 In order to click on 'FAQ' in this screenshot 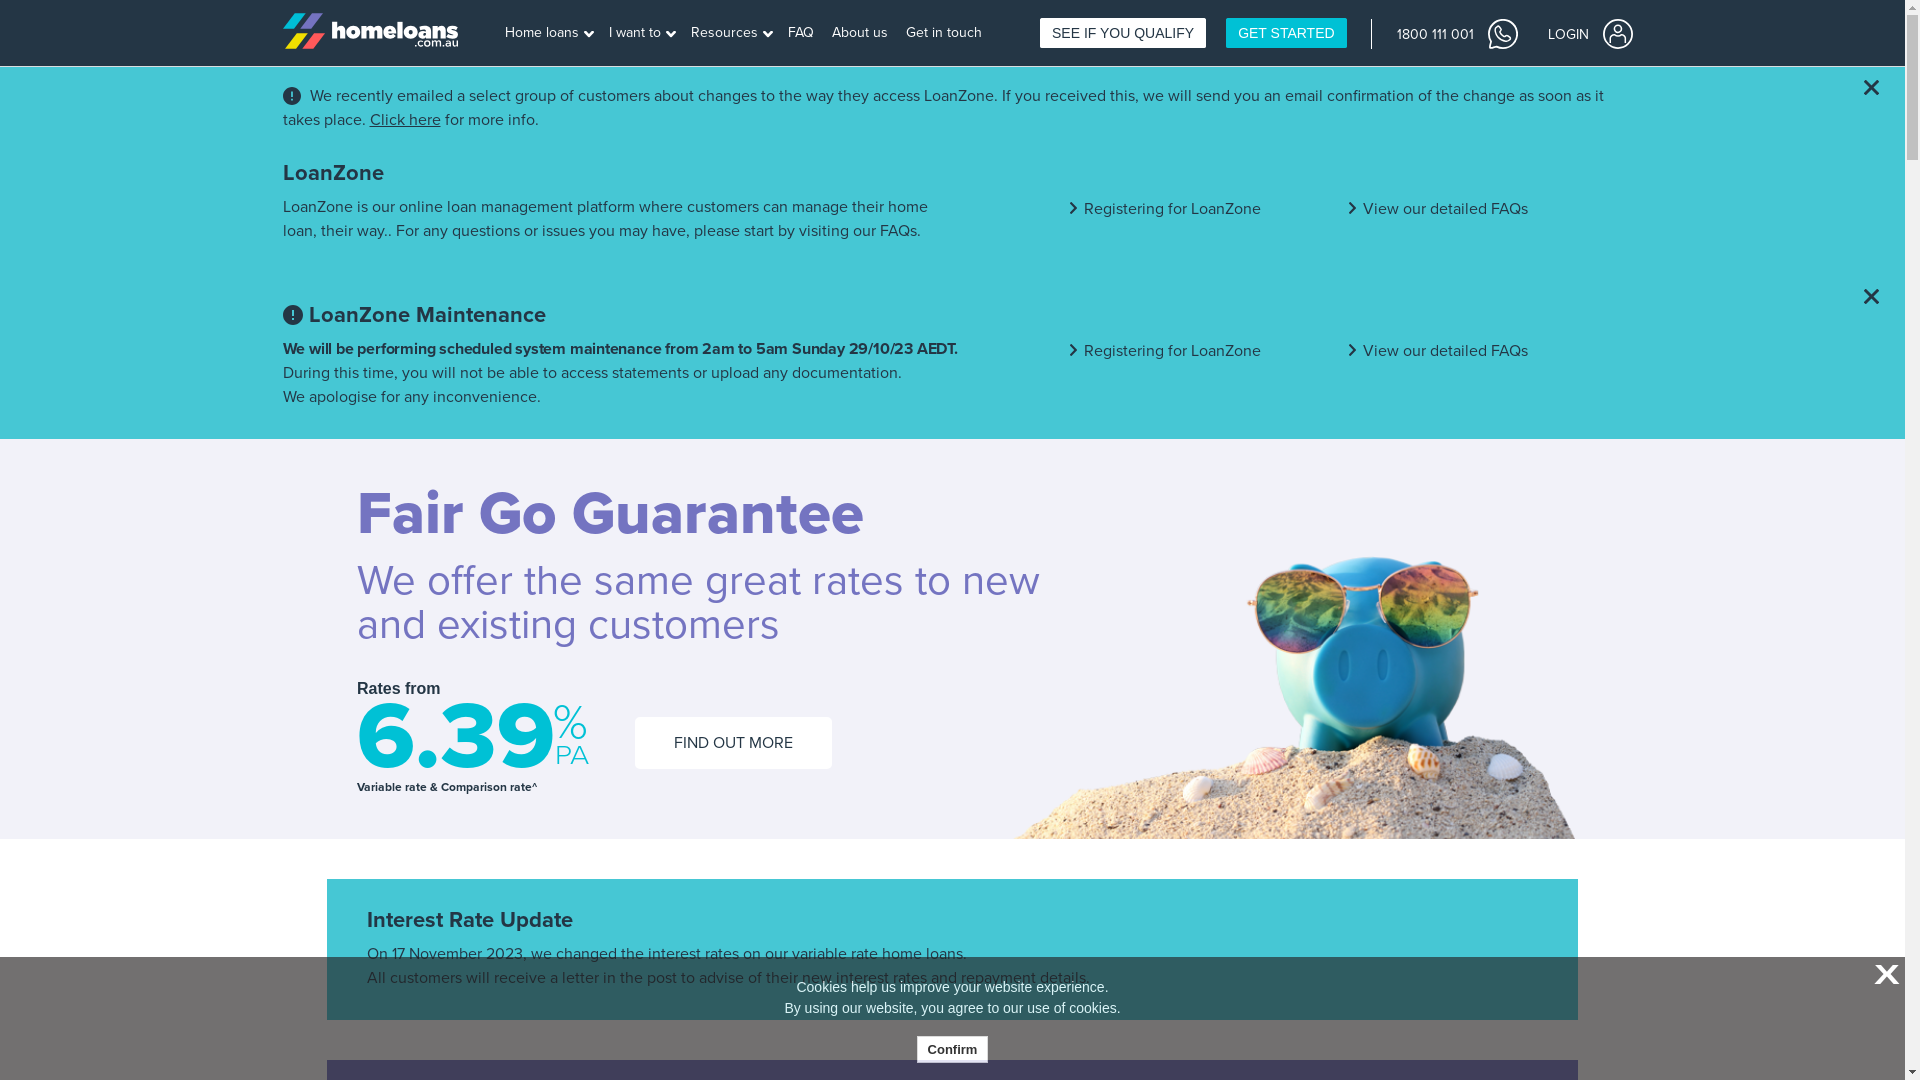, I will do `click(802, 33)`.